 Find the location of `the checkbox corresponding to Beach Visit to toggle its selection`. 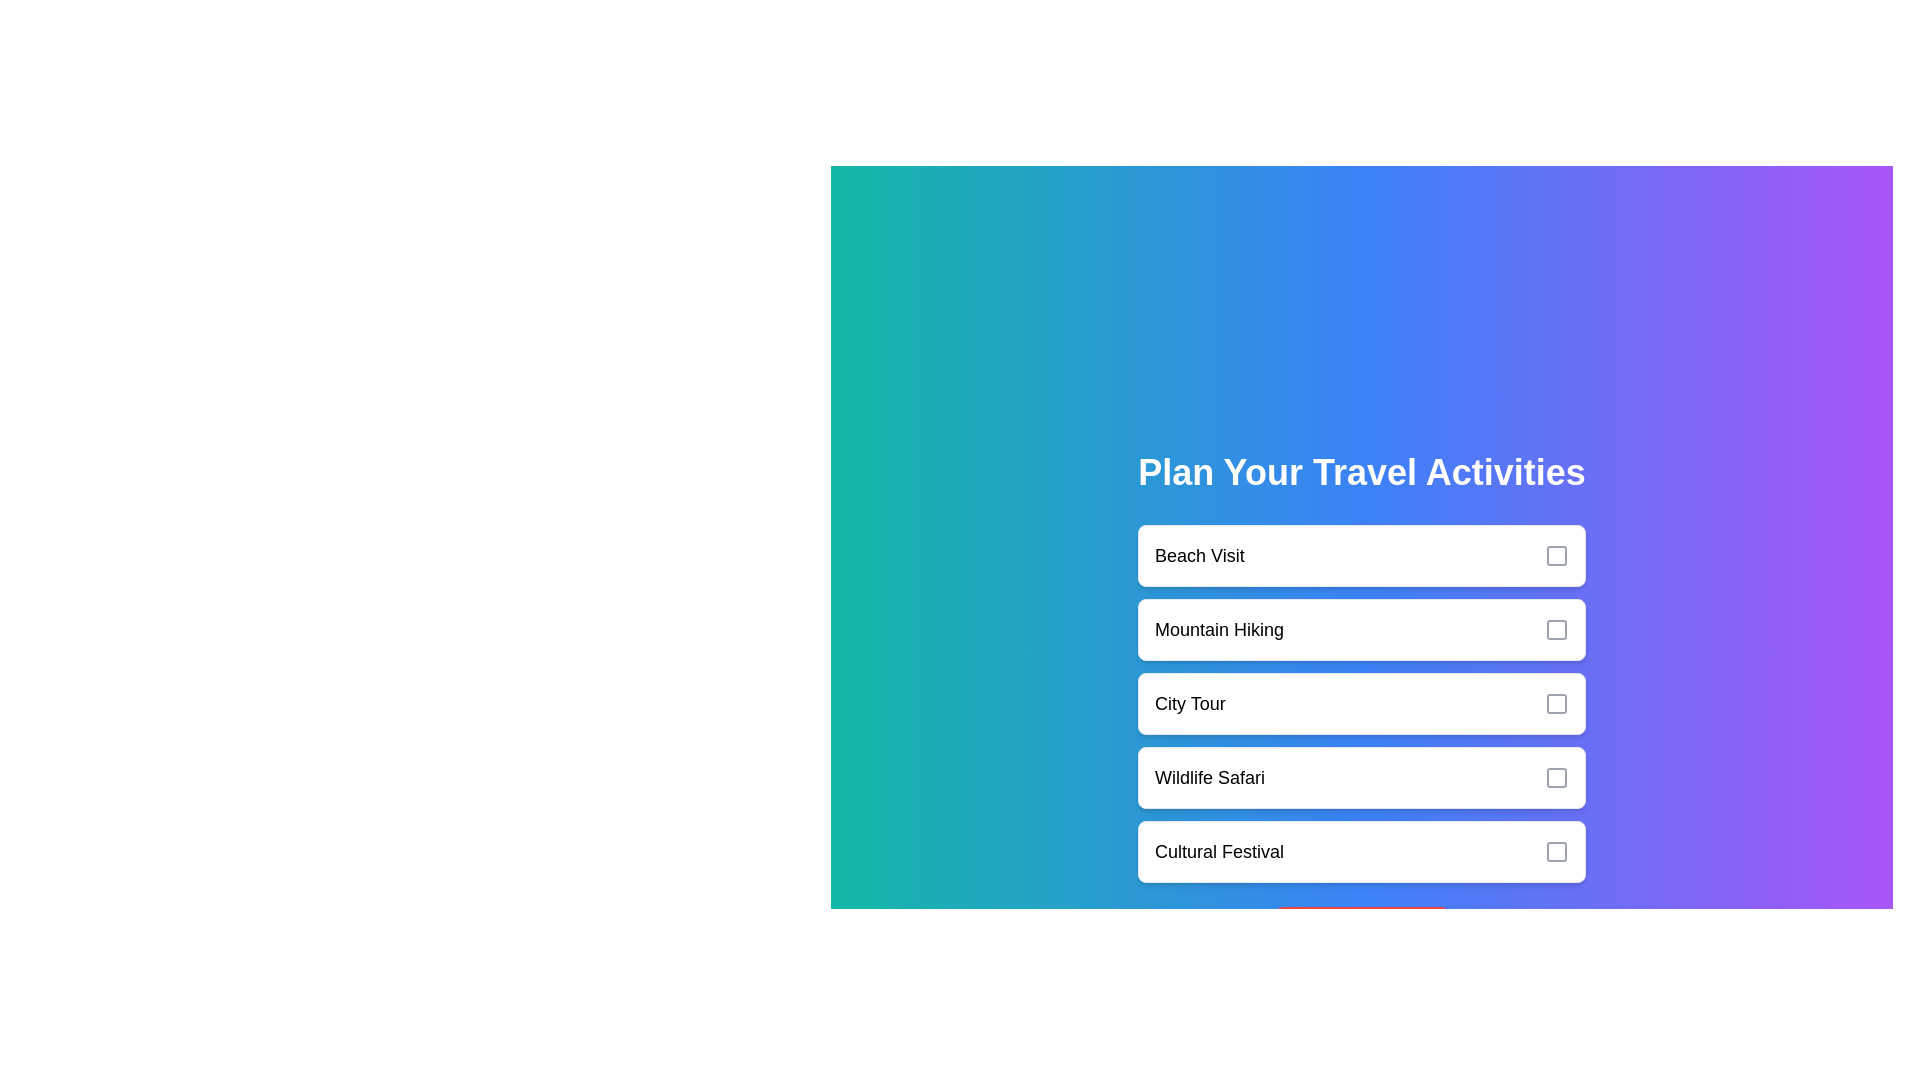

the checkbox corresponding to Beach Visit to toggle its selection is located at coordinates (1555, 555).